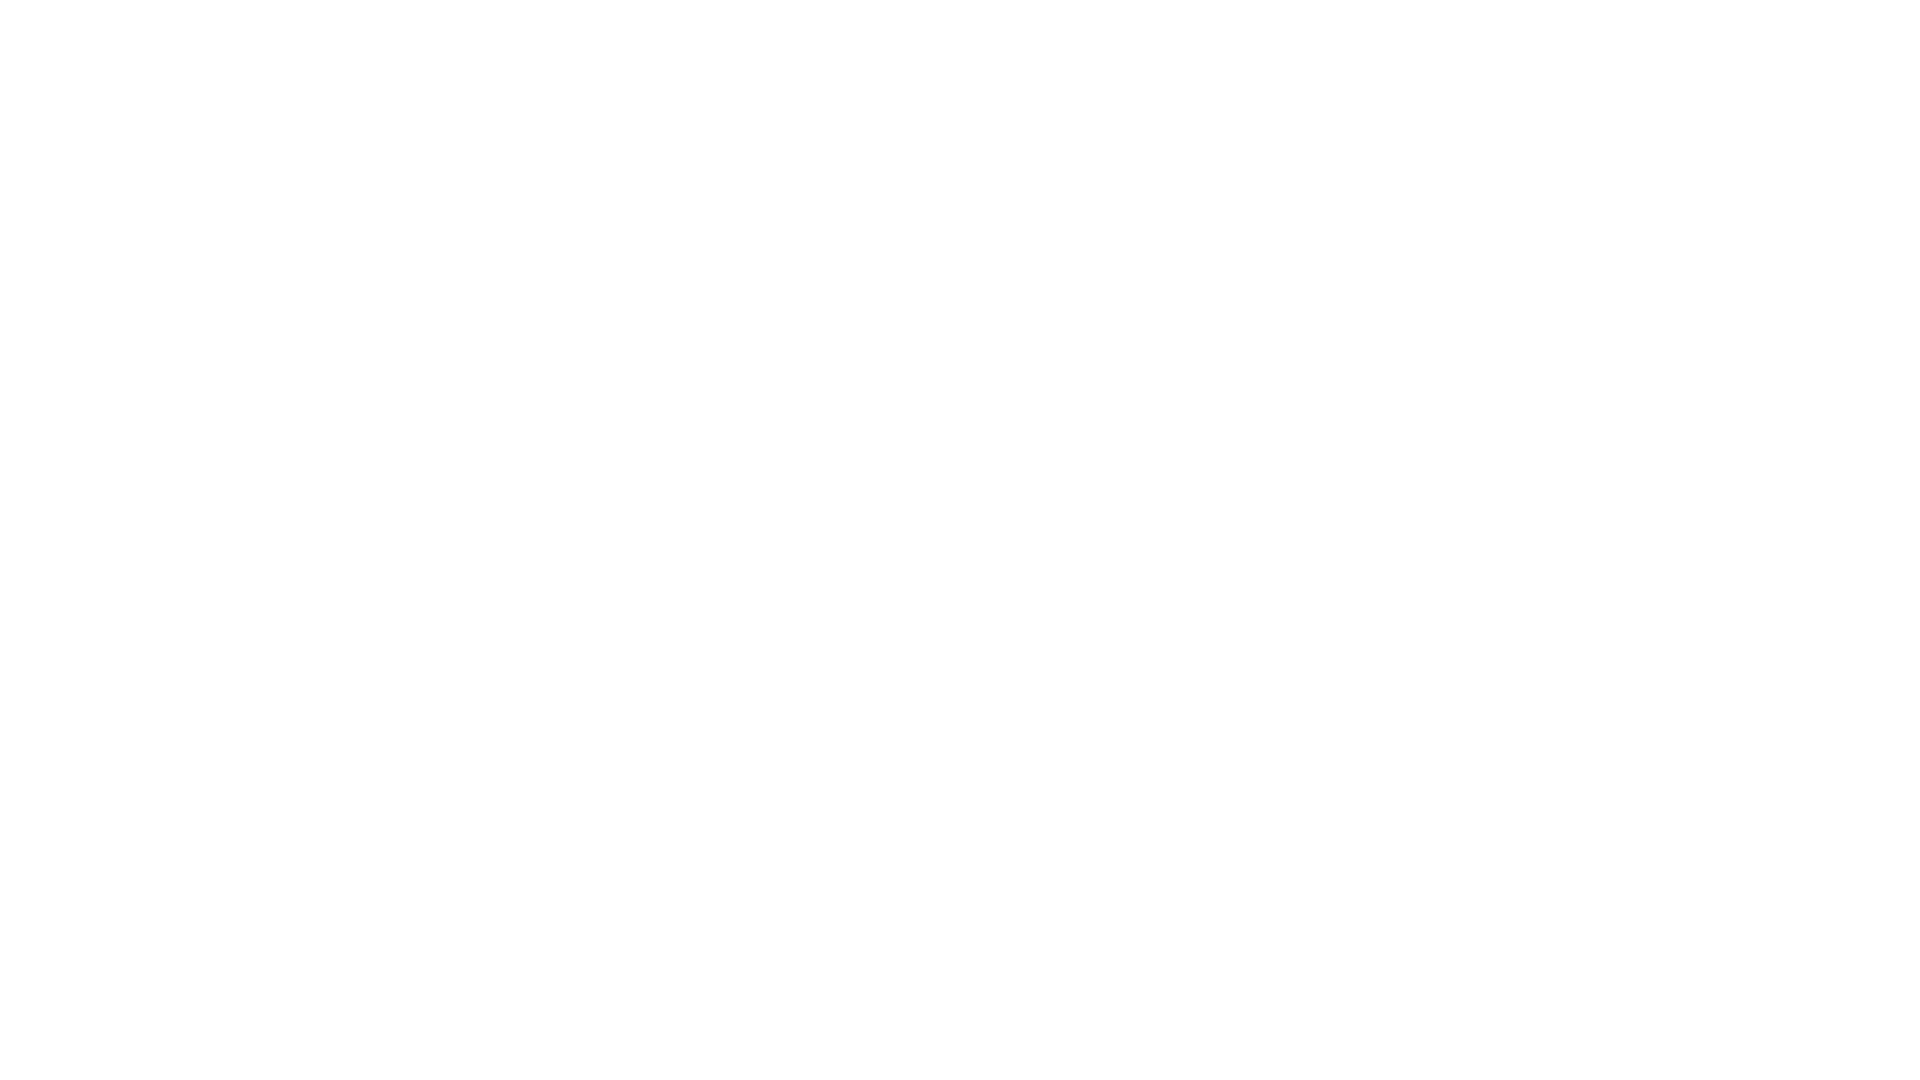 This screenshot has height=1080, width=1920. I want to click on Ecology and Evolutionary Biology, so click(1087, 677).